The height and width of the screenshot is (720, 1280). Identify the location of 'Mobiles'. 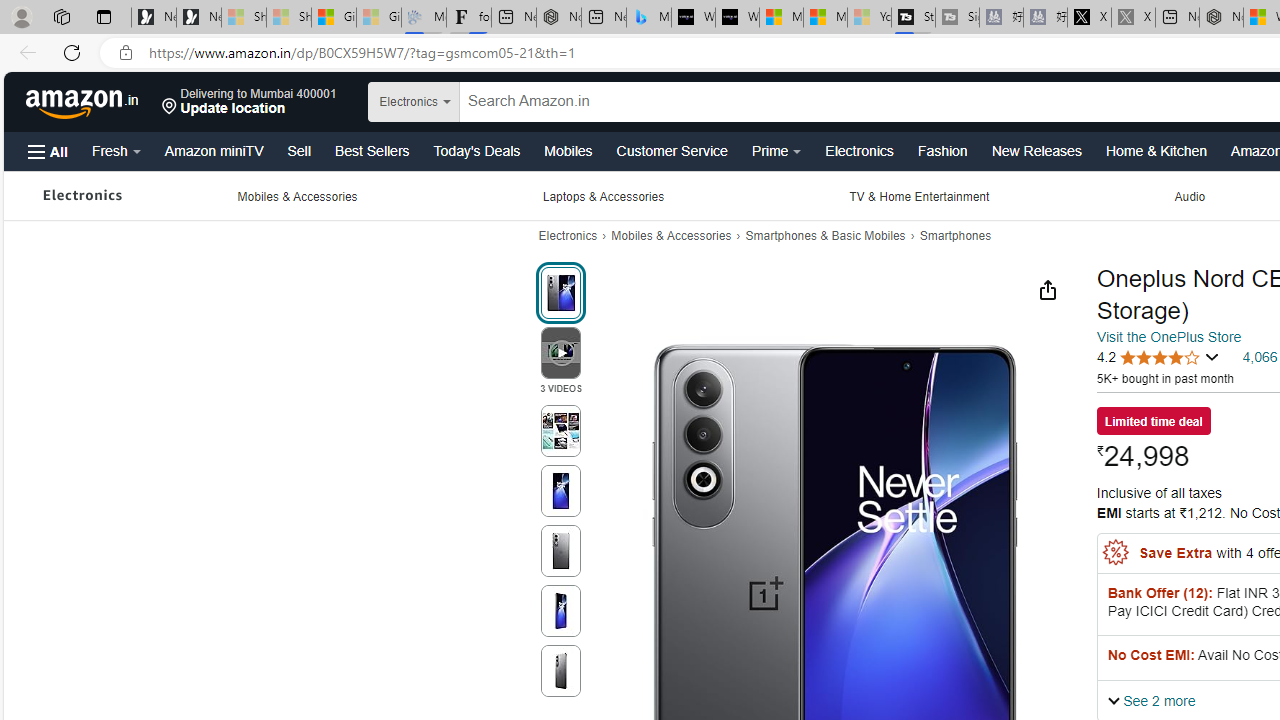
(567, 149).